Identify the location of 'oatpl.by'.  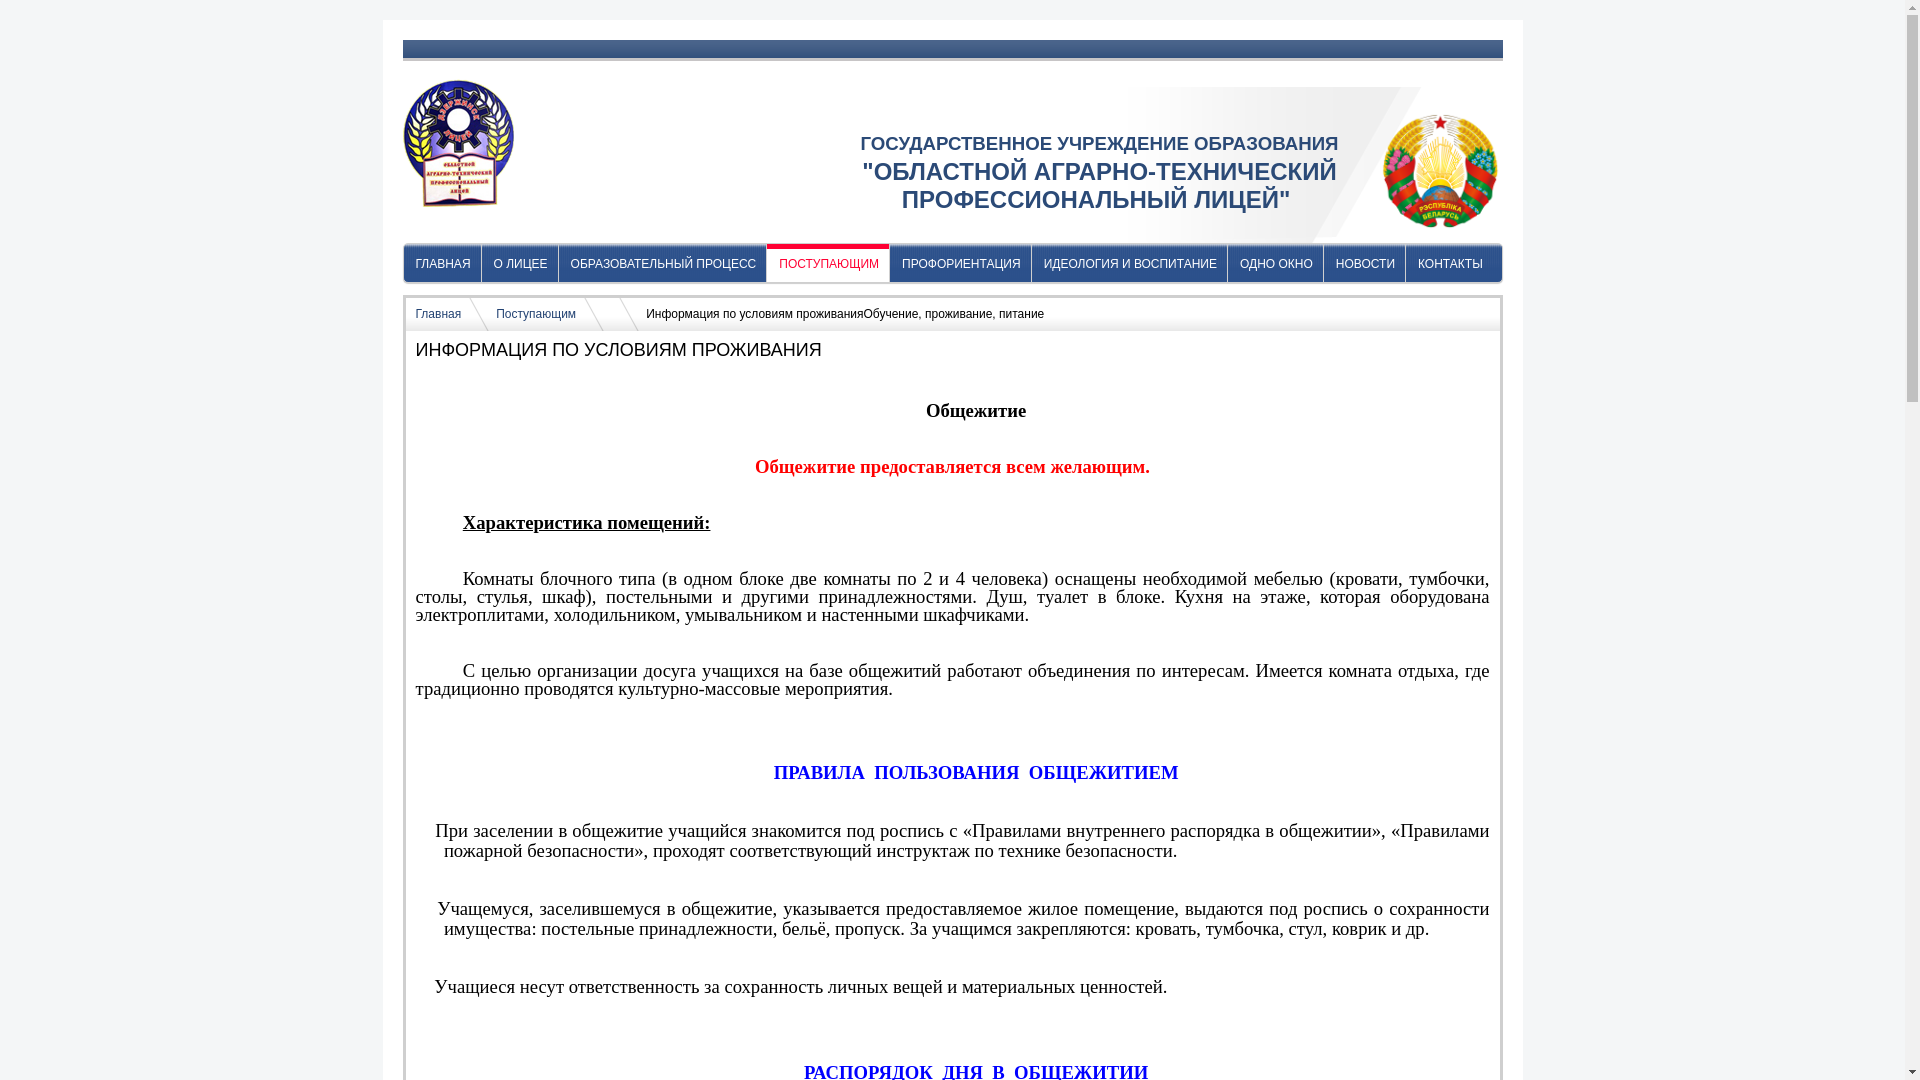
(456, 142).